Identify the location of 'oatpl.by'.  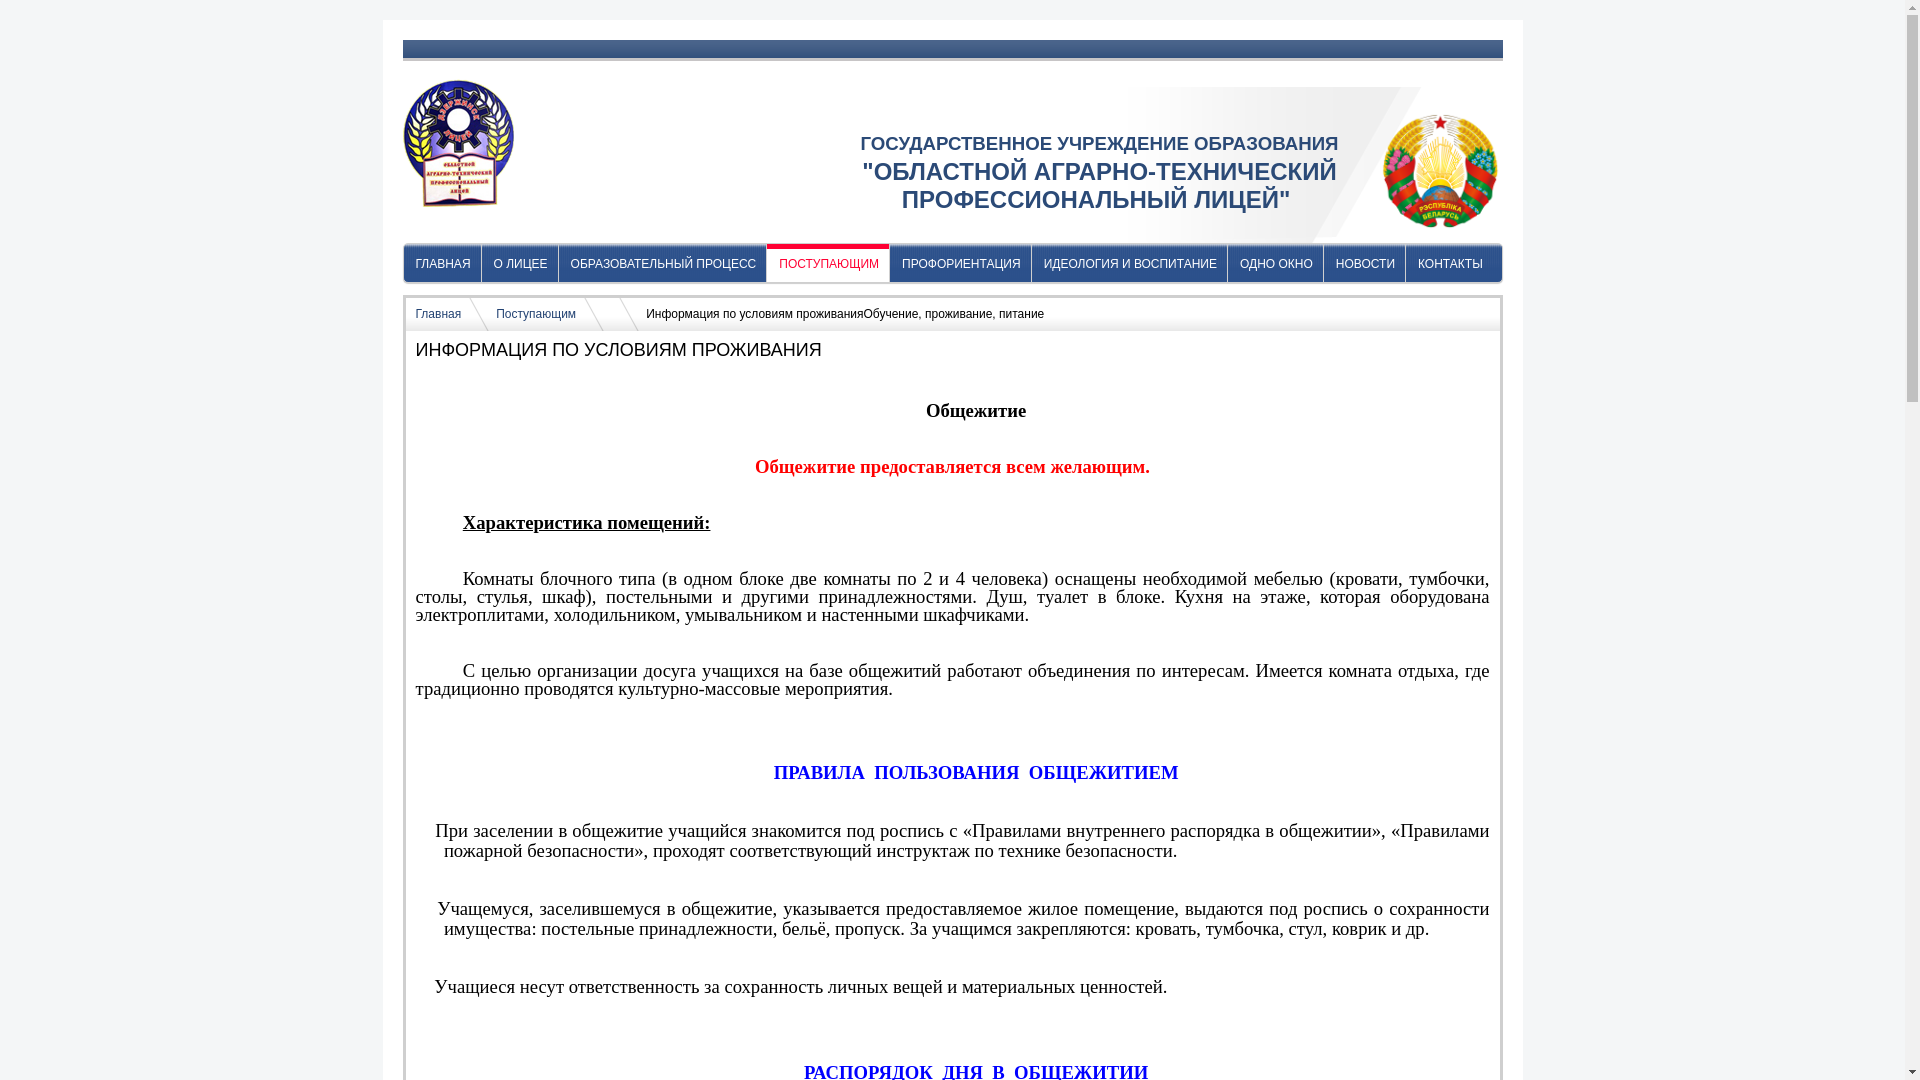
(456, 142).